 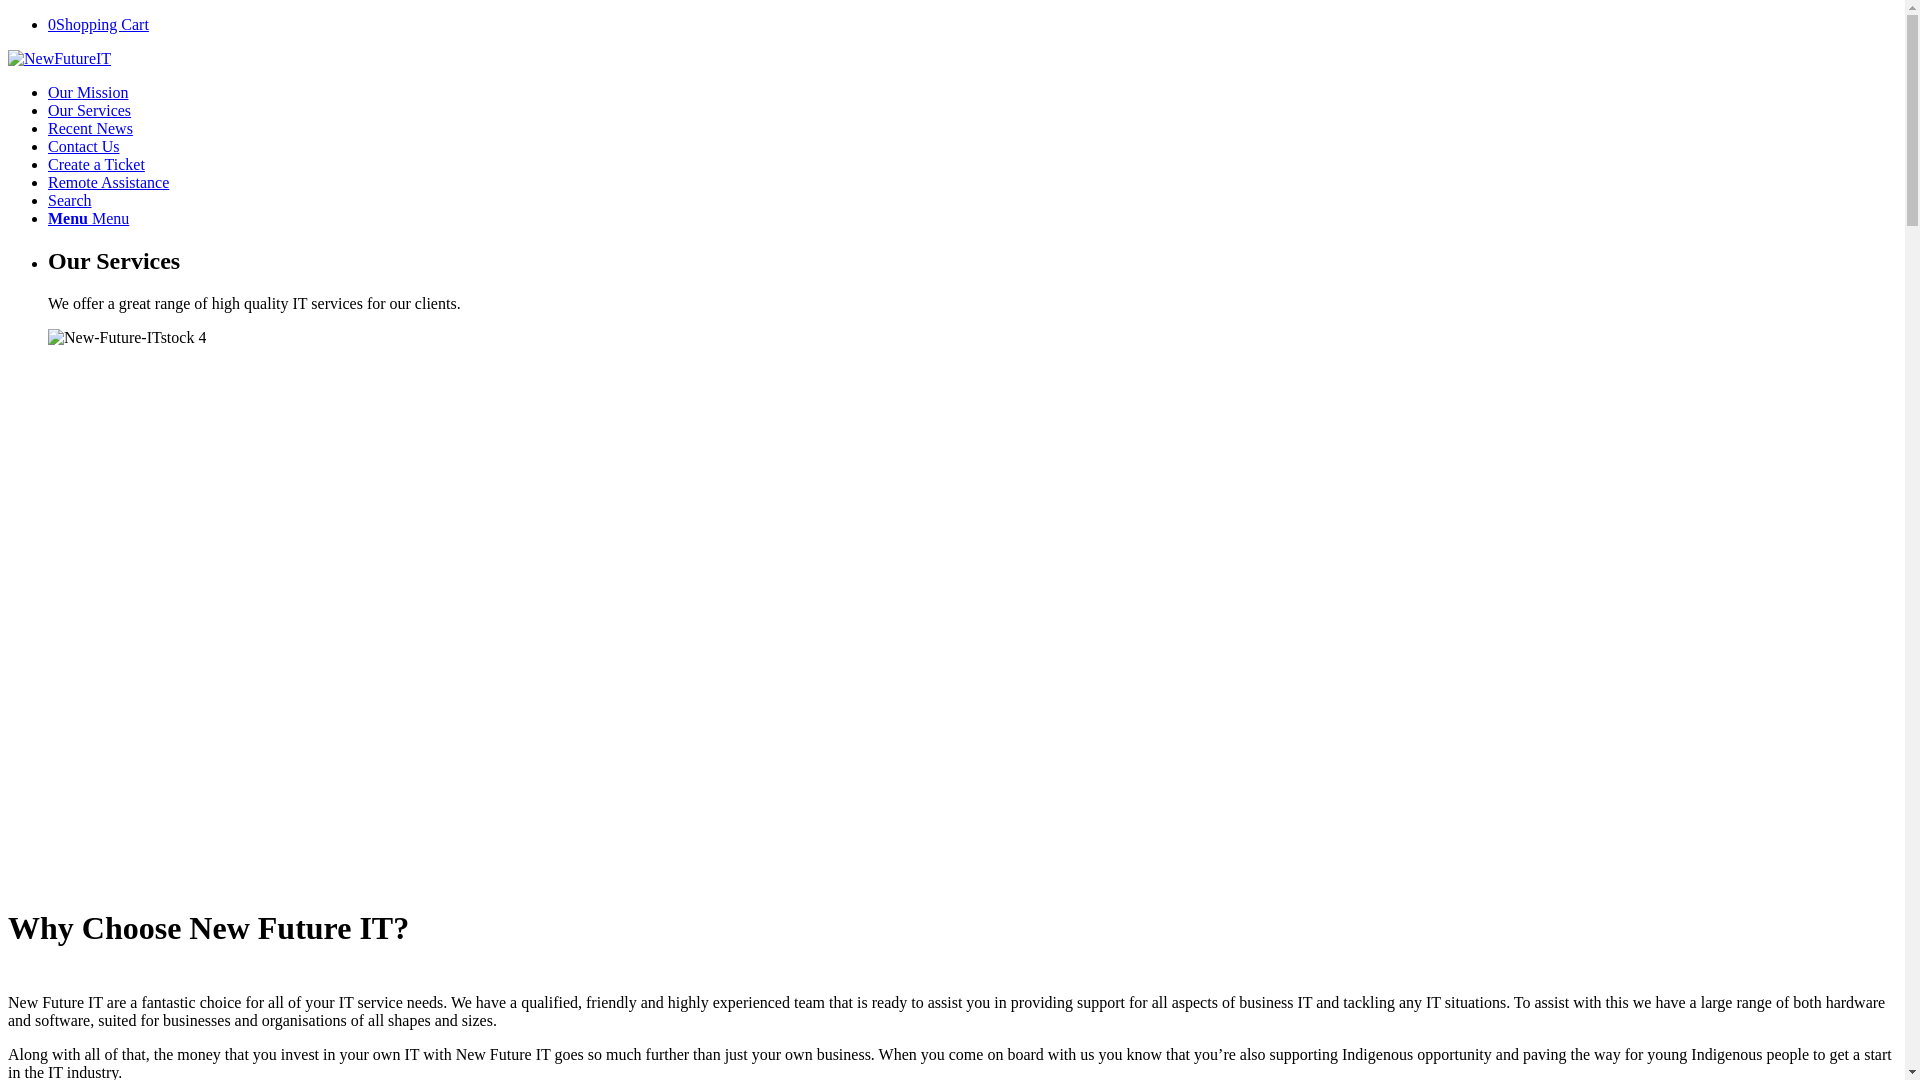 I want to click on 'Our Services', so click(x=48, y=110).